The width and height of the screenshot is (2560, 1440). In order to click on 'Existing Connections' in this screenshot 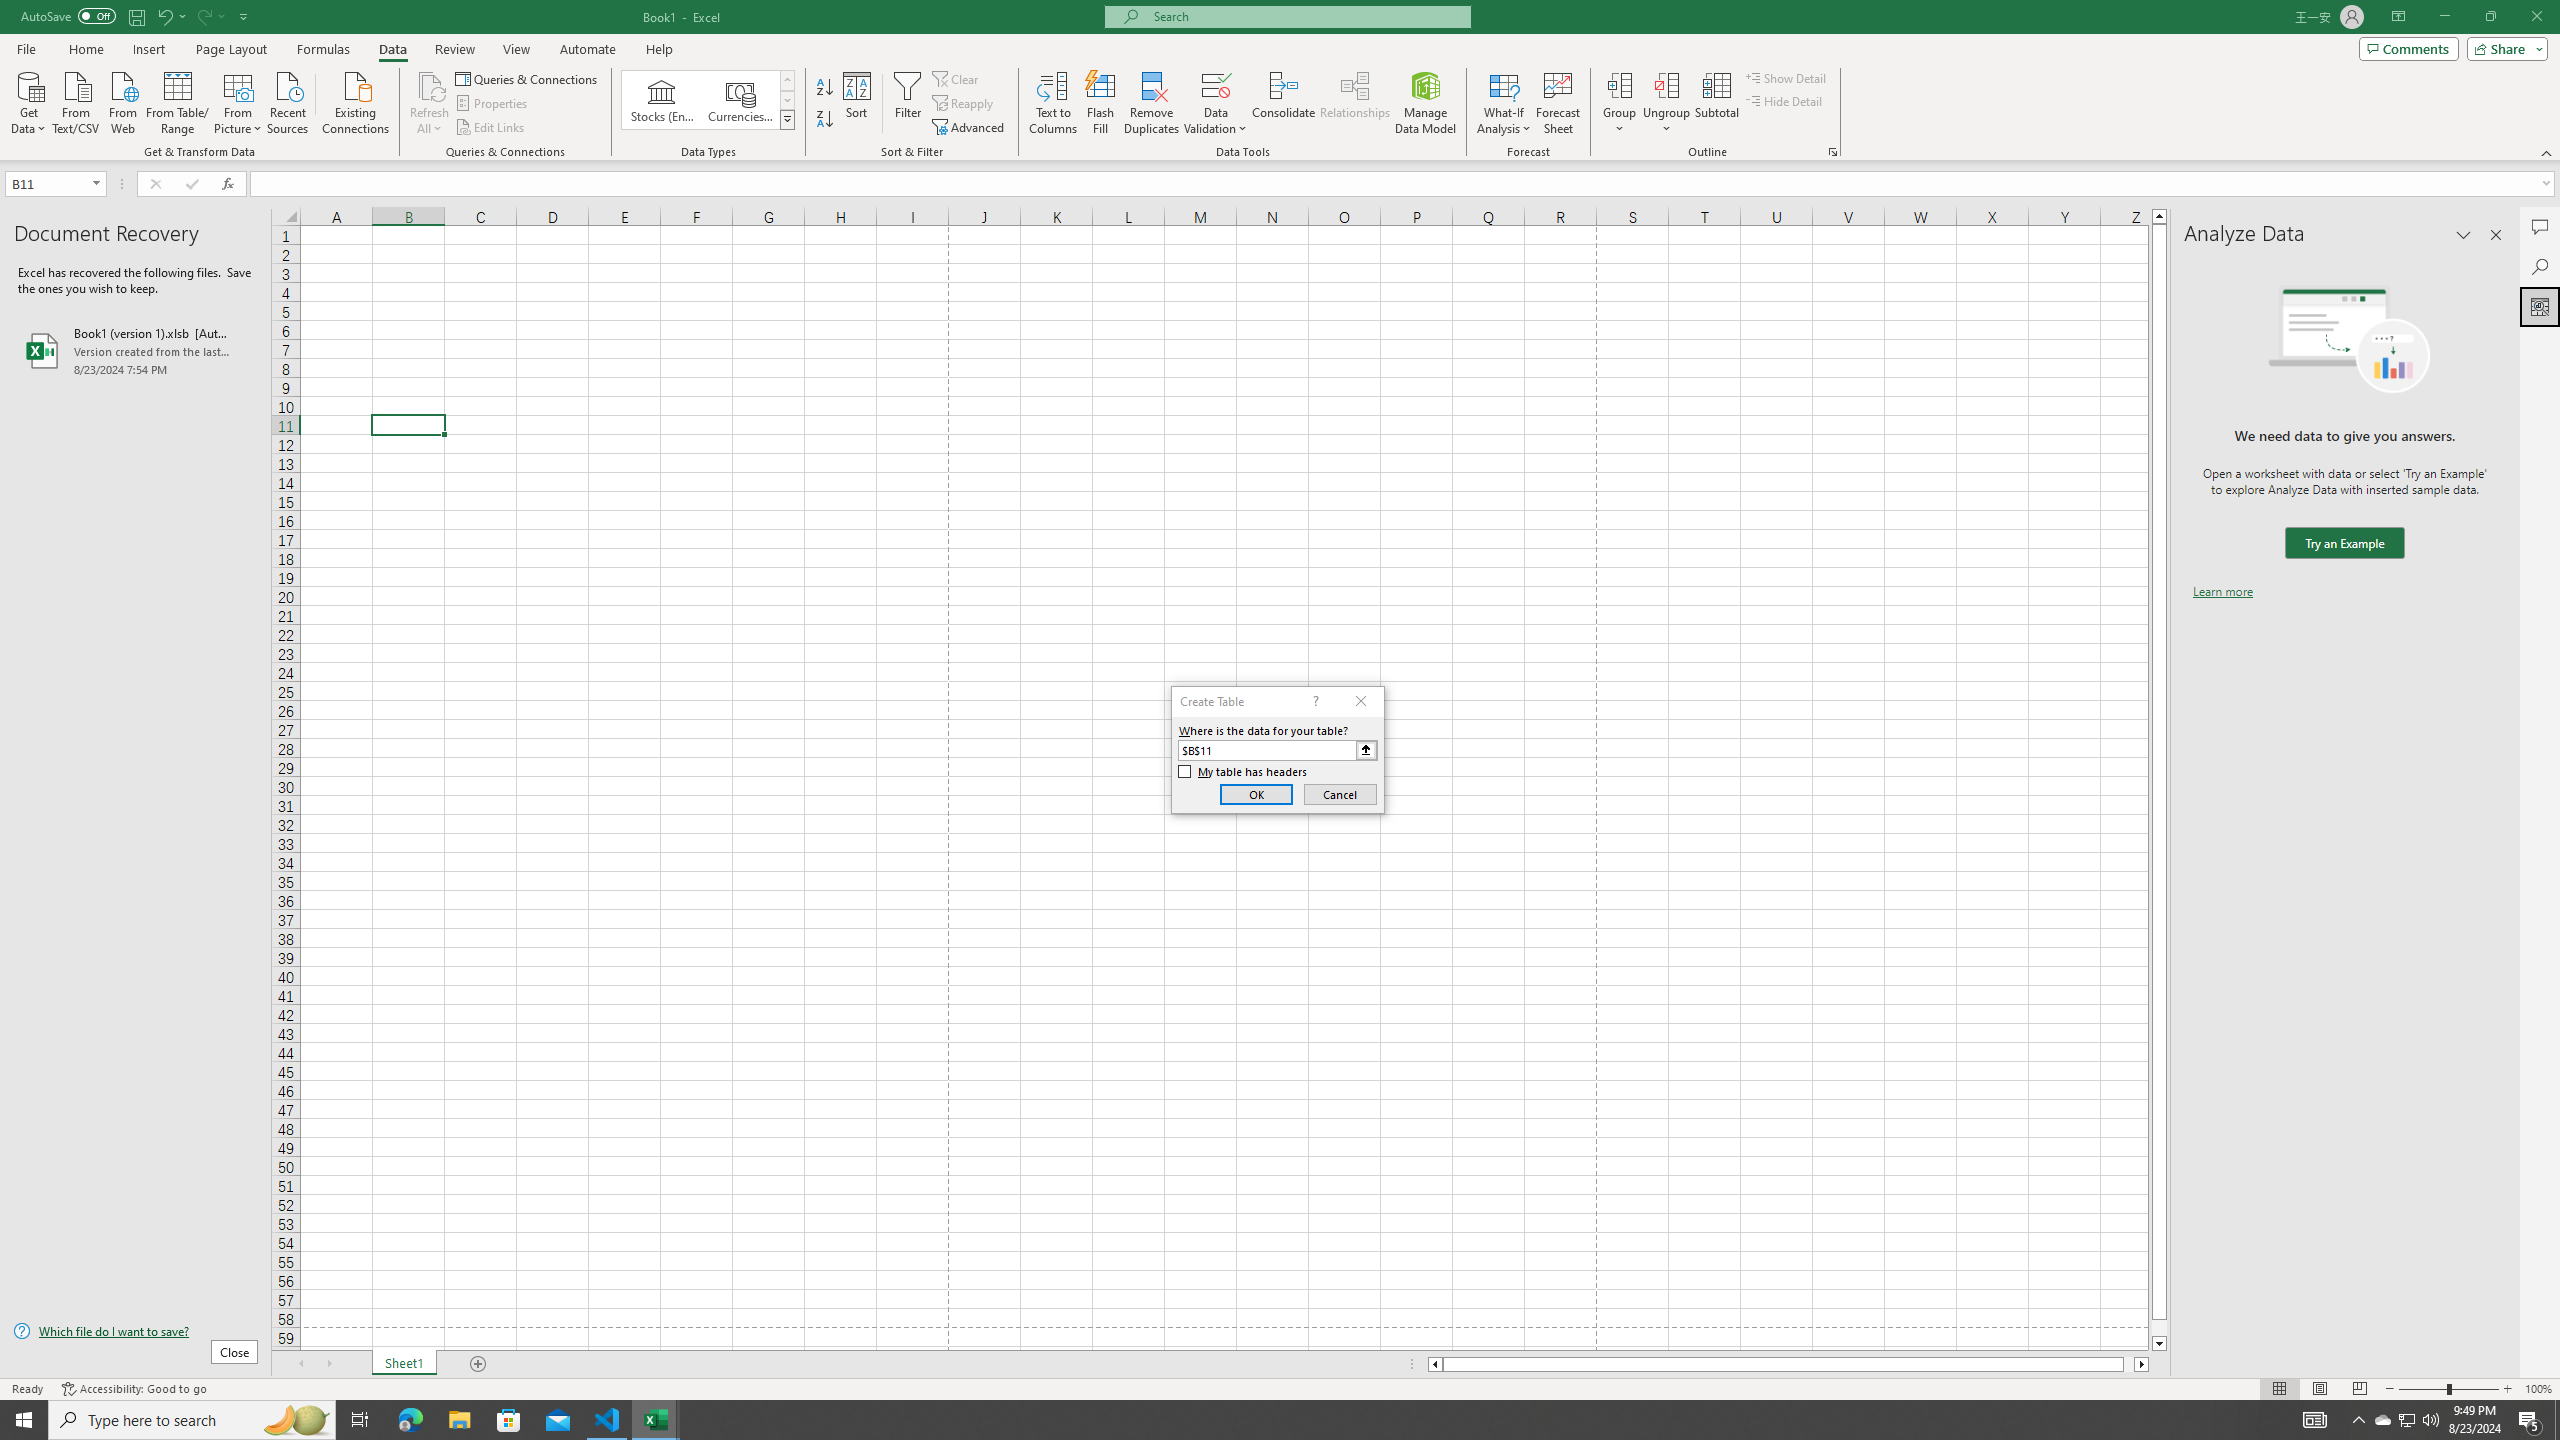, I will do `click(354, 100)`.